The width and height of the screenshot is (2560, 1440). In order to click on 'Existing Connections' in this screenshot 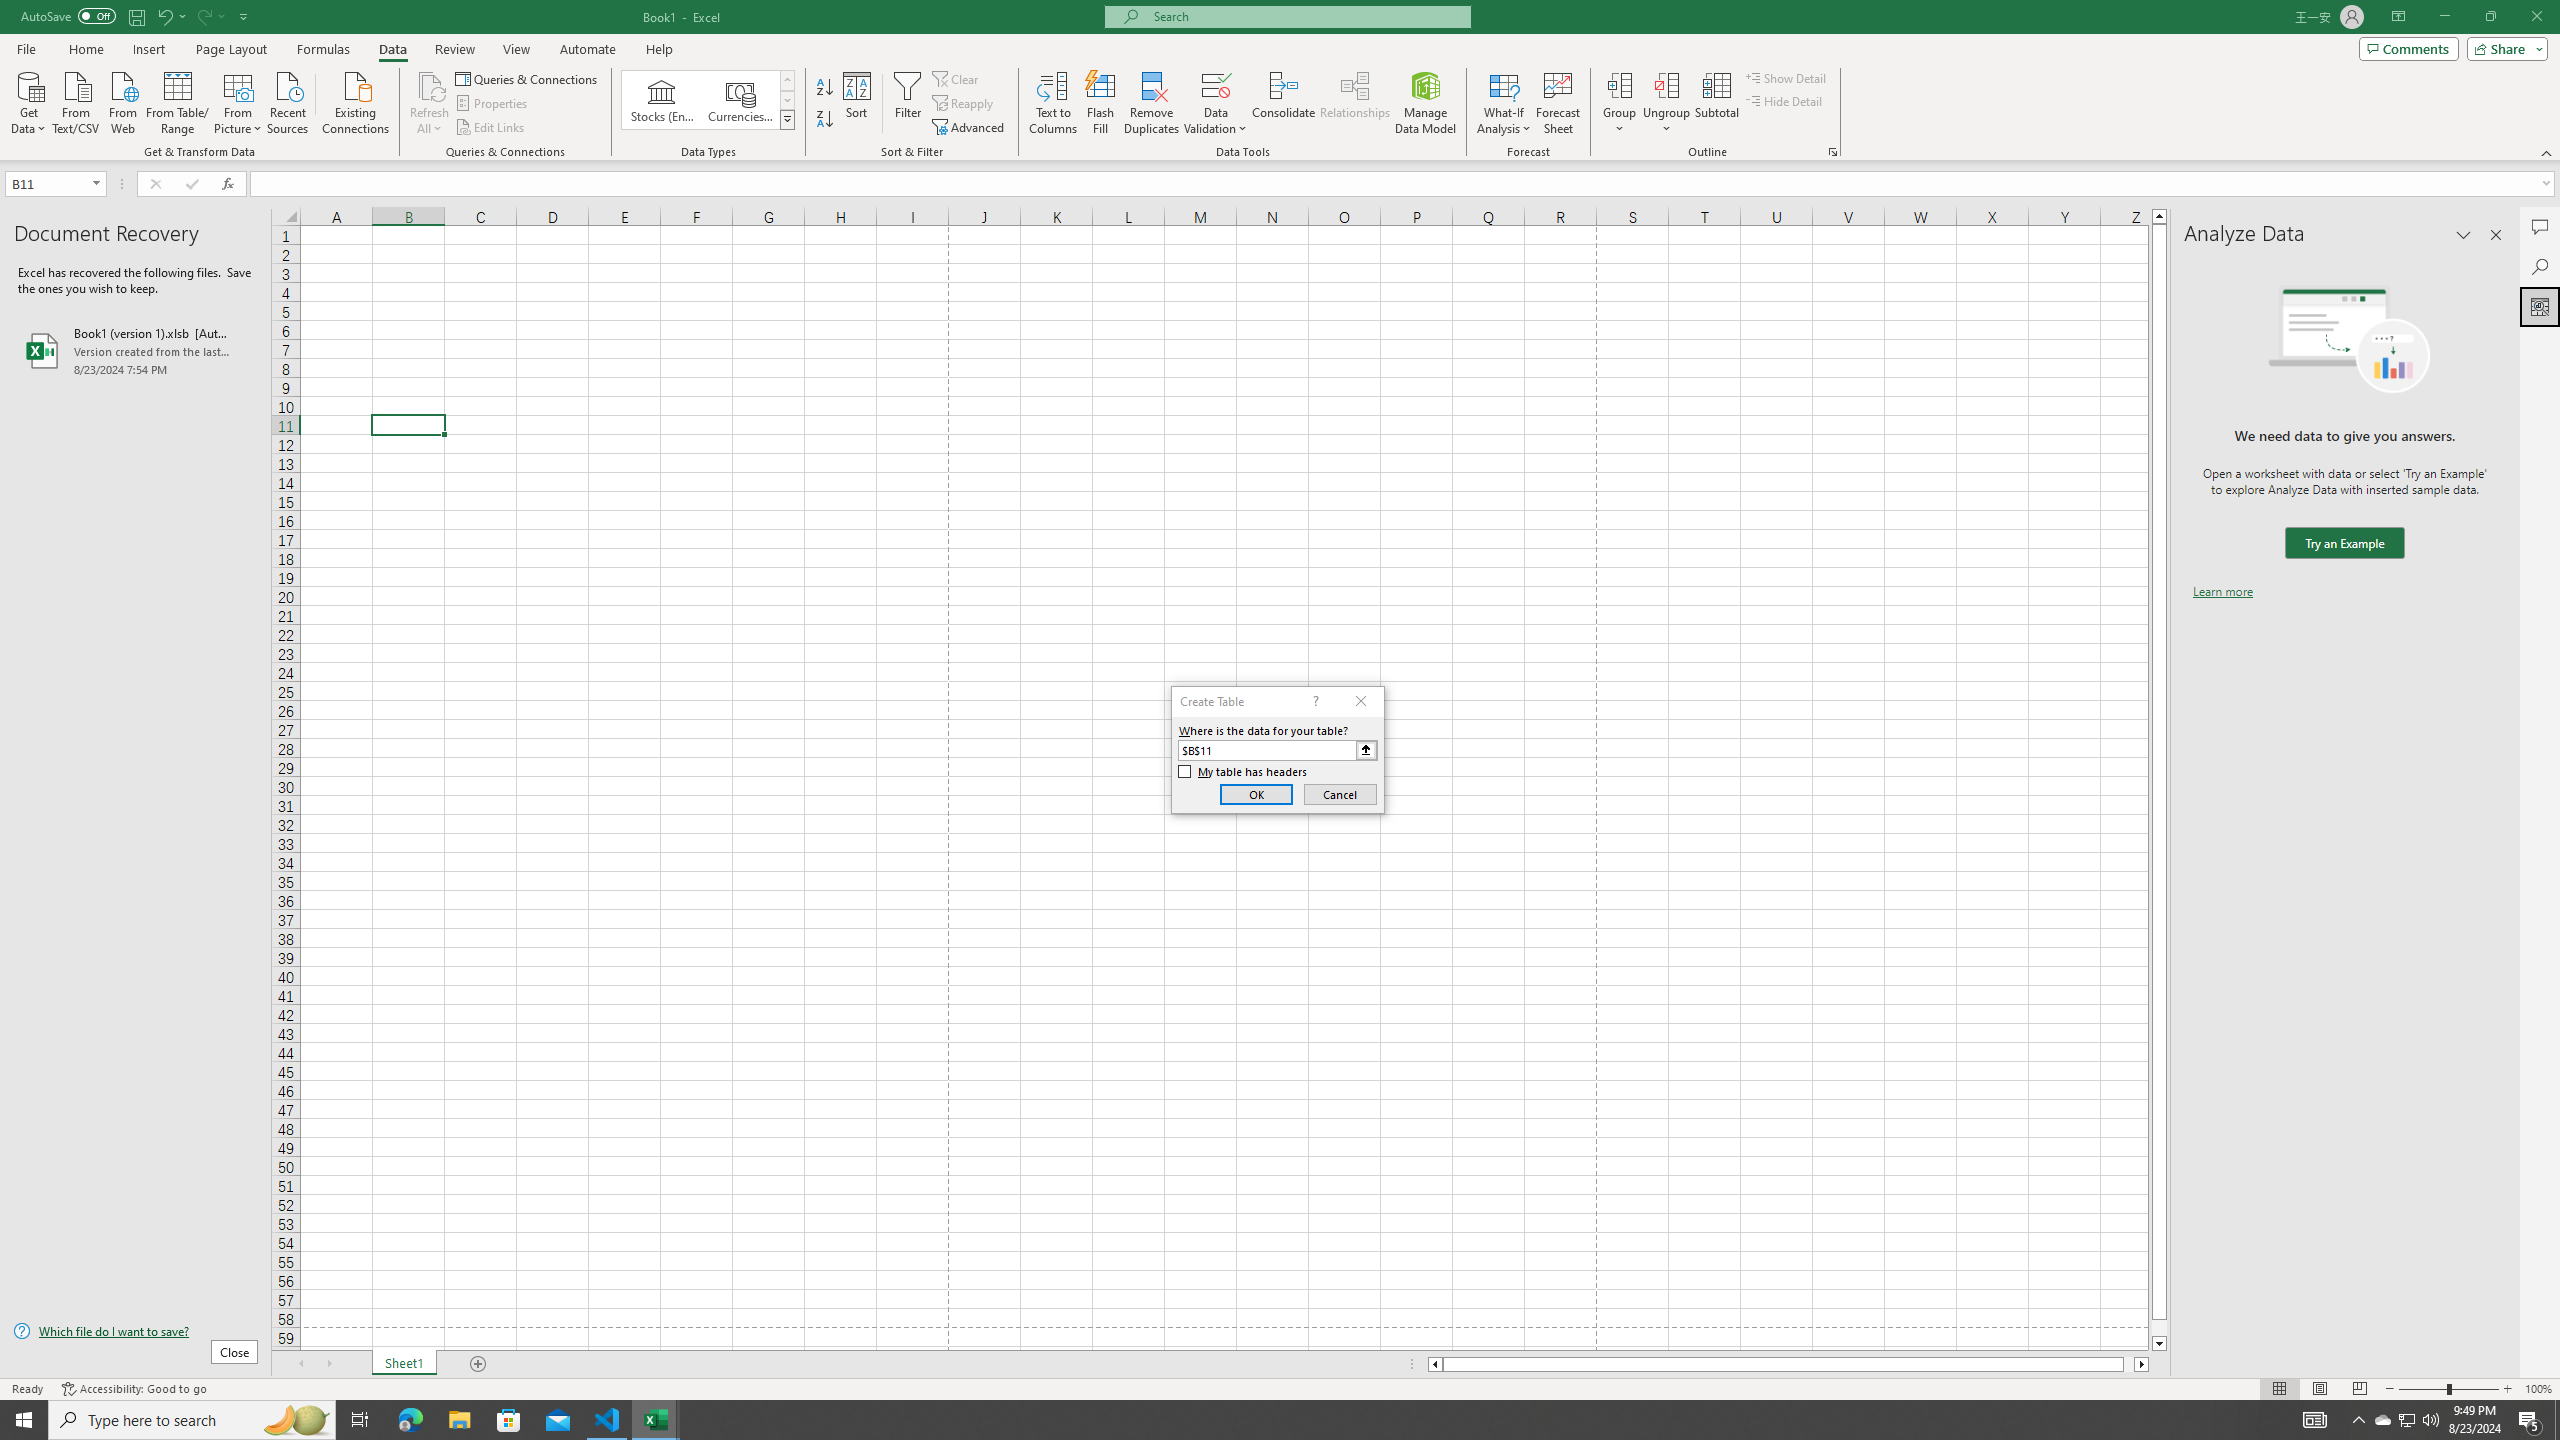, I will do `click(354, 100)`.